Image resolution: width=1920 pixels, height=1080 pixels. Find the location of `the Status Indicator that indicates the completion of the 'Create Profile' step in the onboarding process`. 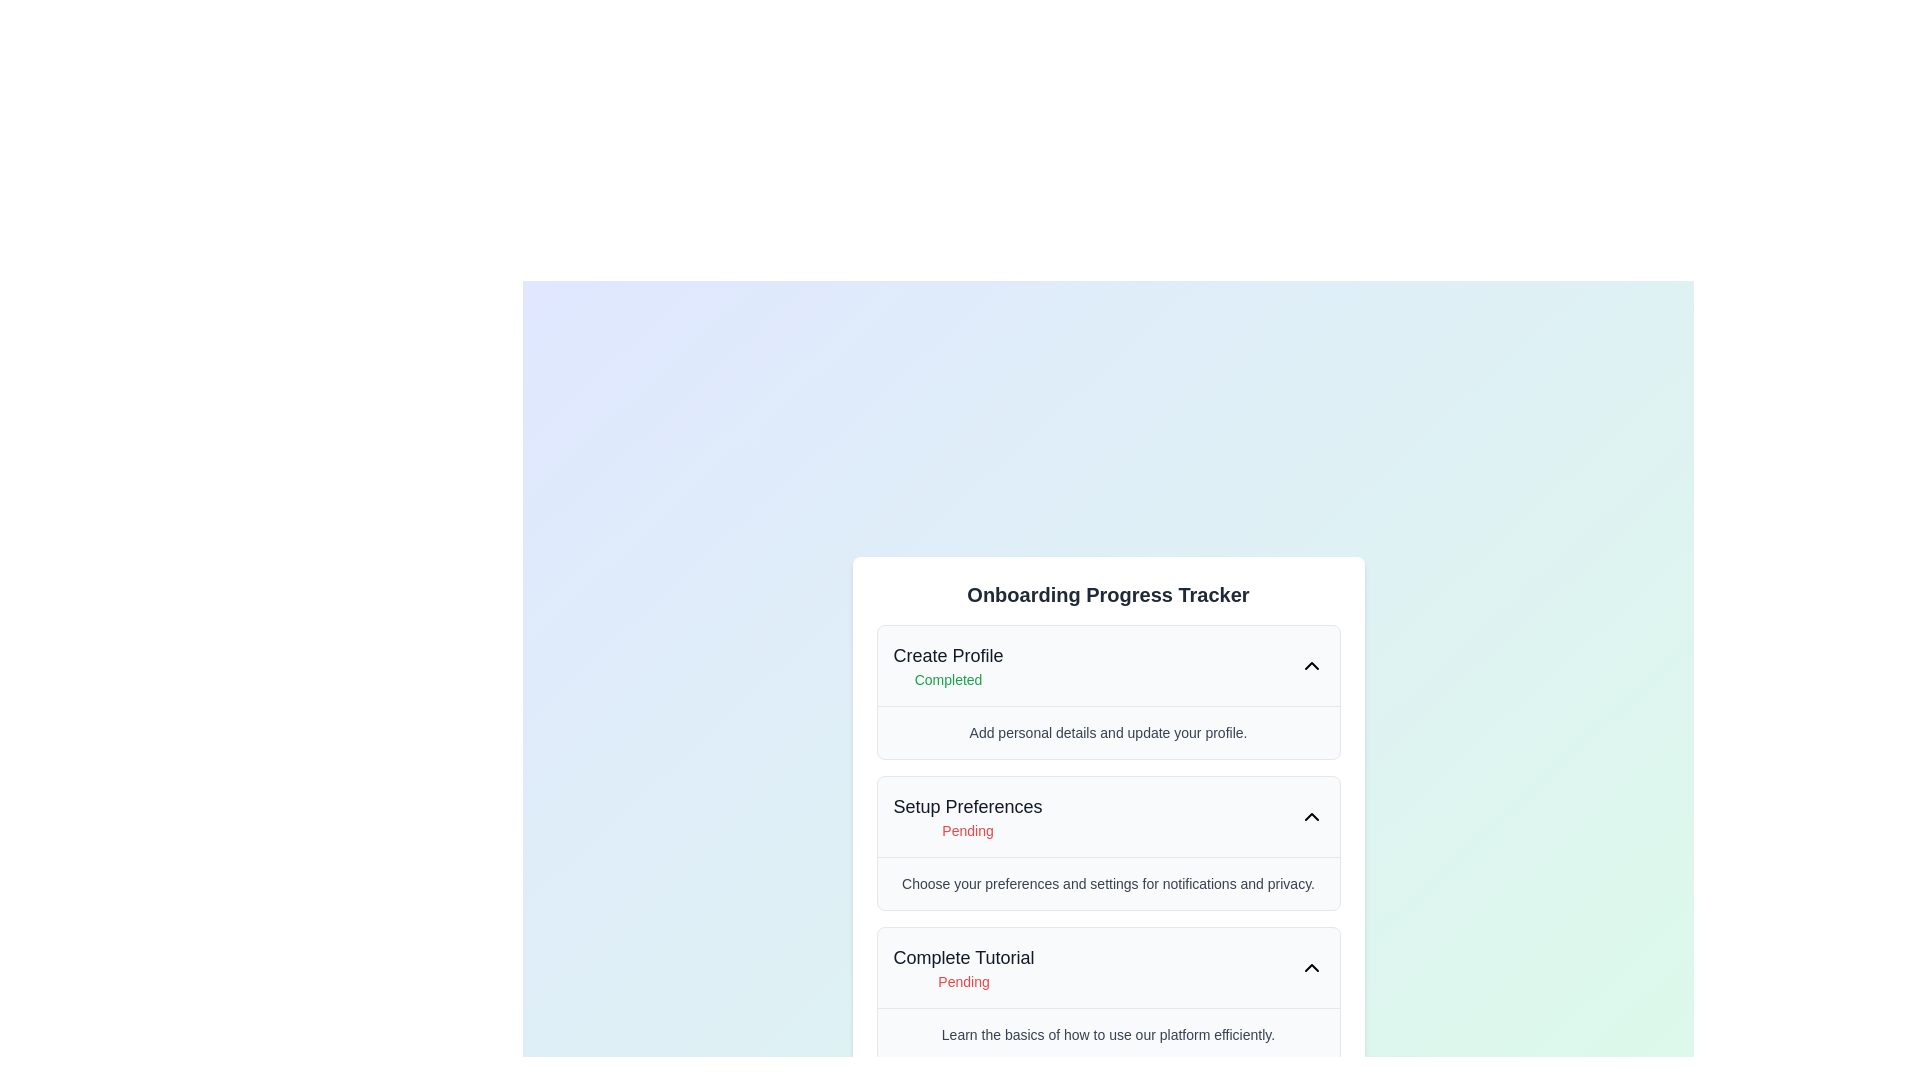

the Status Indicator that indicates the completion of the 'Create Profile' step in the onboarding process is located at coordinates (947, 665).